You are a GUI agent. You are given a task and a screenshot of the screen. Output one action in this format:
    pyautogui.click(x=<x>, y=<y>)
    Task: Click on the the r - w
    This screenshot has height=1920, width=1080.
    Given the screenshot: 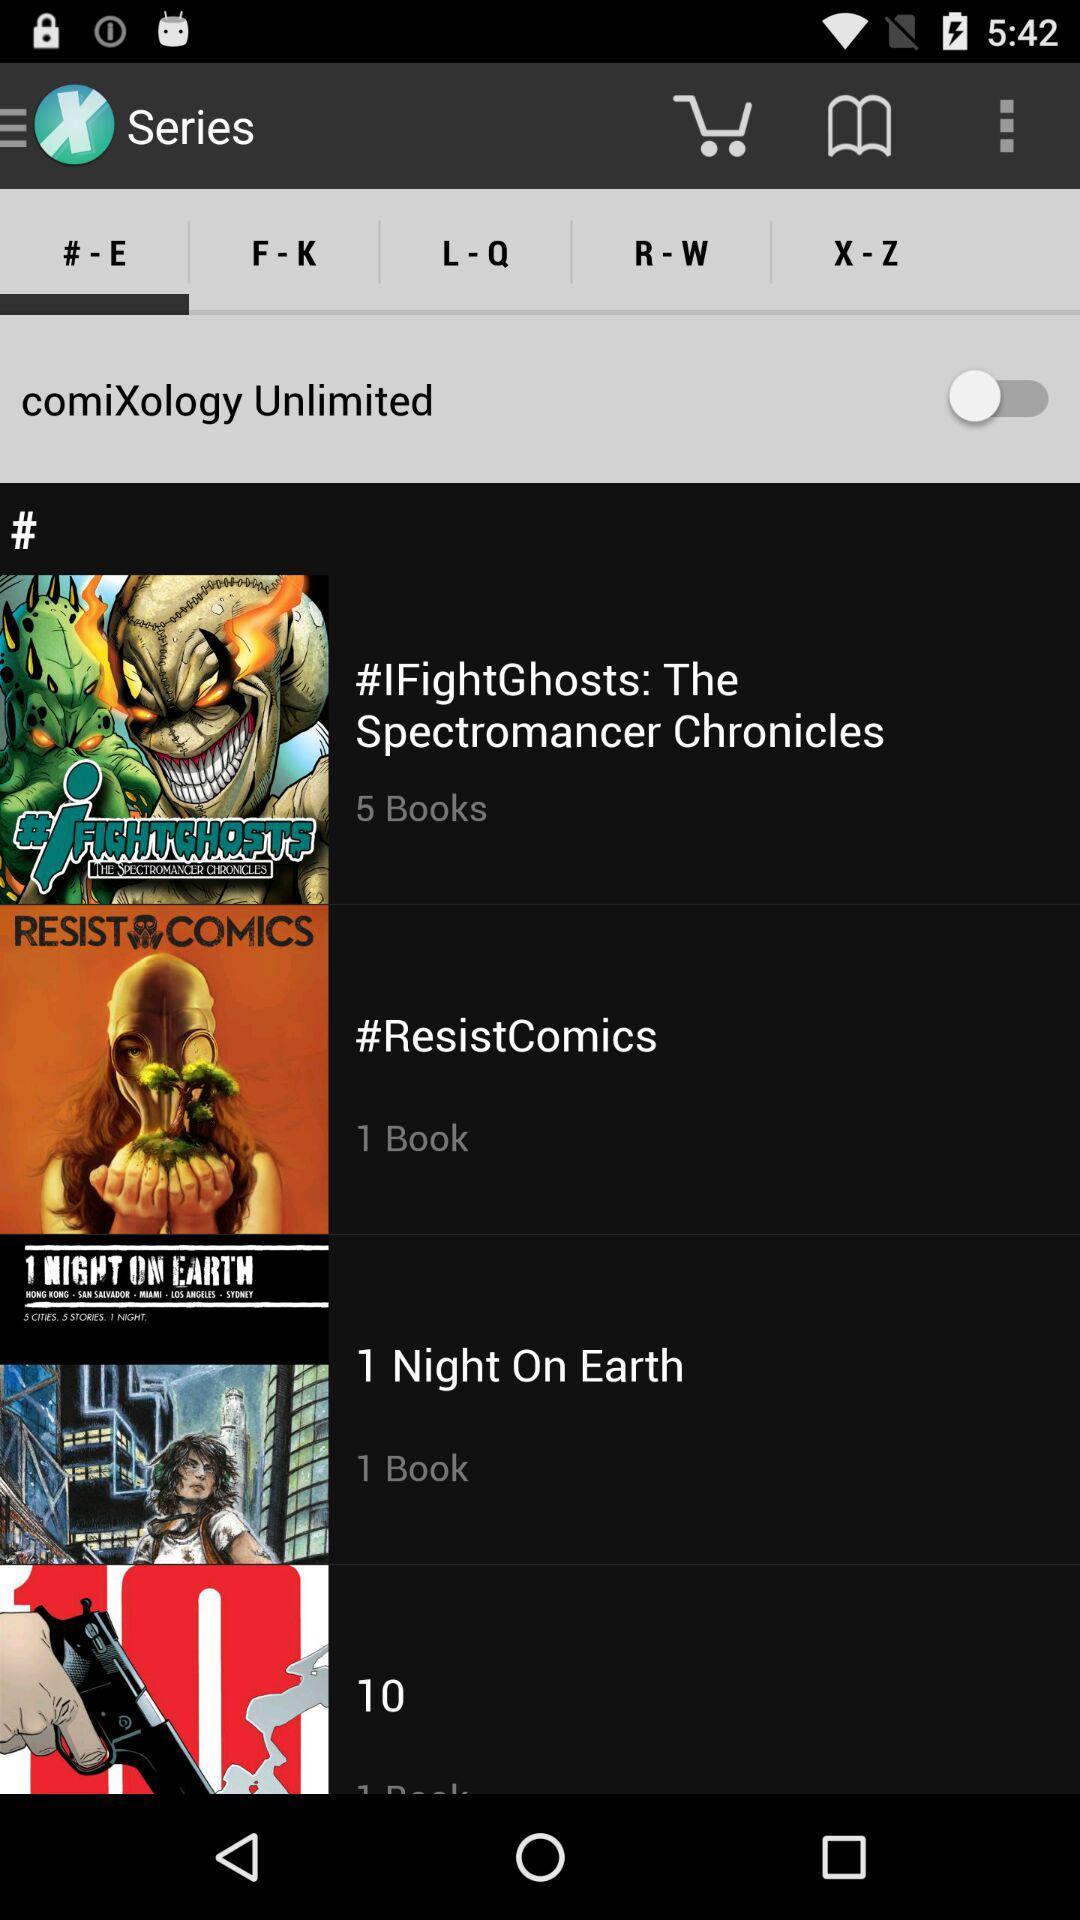 What is the action you would take?
    pyautogui.click(x=671, y=251)
    